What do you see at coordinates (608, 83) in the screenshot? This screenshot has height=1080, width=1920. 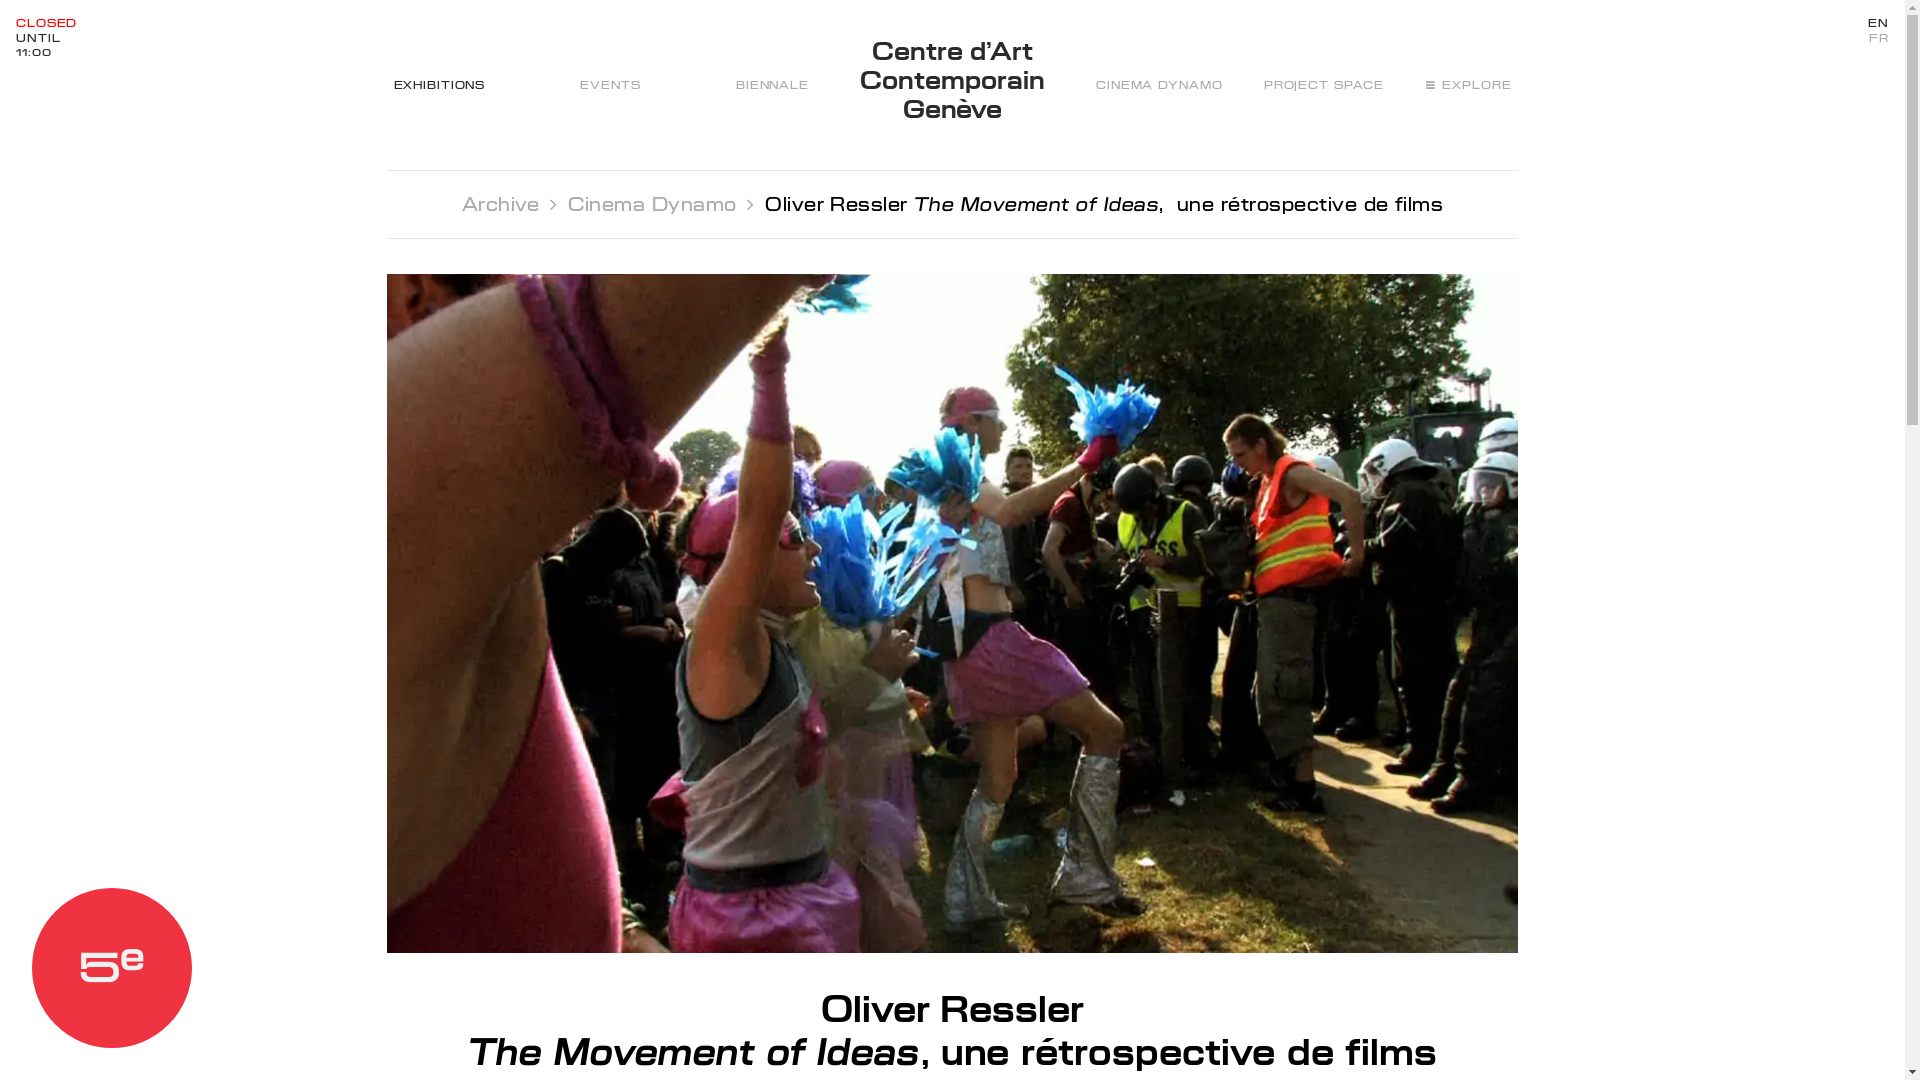 I see `'EVENTS'` at bounding box center [608, 83].